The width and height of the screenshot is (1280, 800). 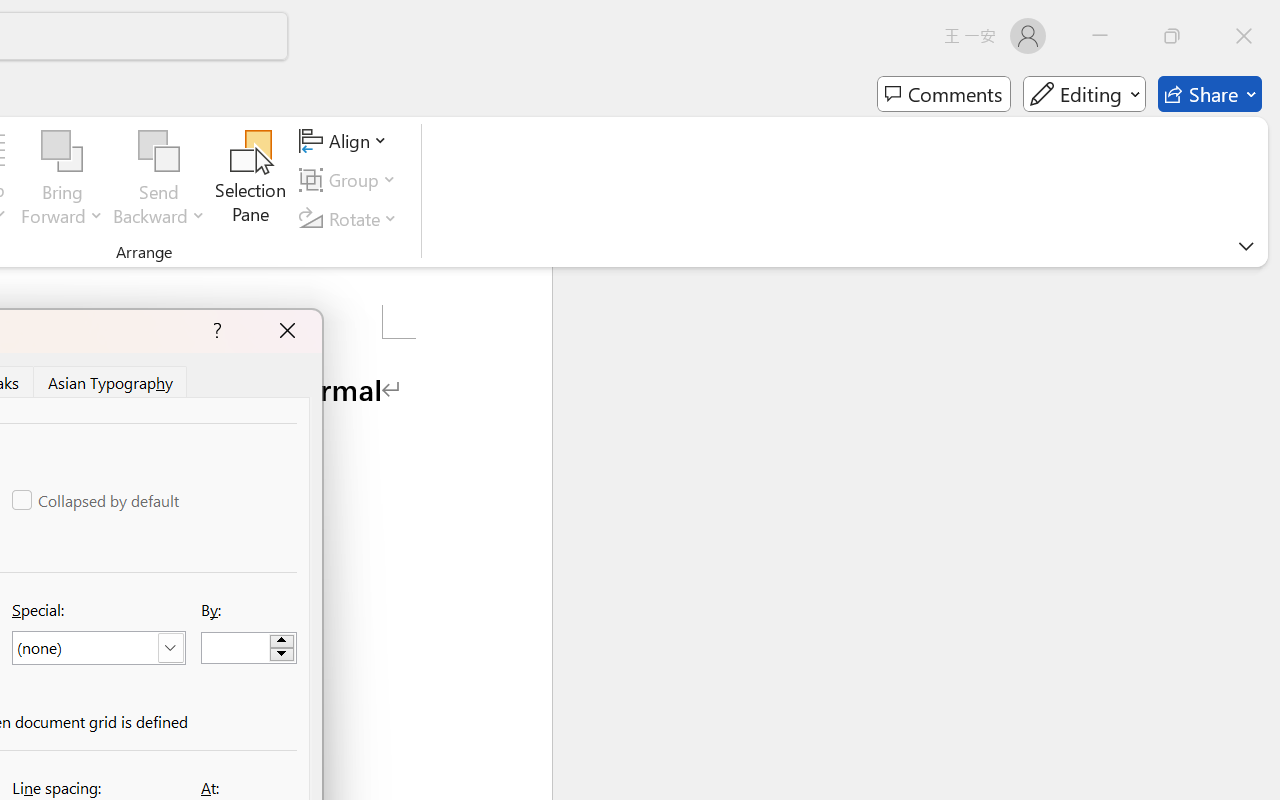 What do you see at coordinates (62, 179) in the screenshot?
I see `'Bring Forward'` at bounding box center [62, 179].